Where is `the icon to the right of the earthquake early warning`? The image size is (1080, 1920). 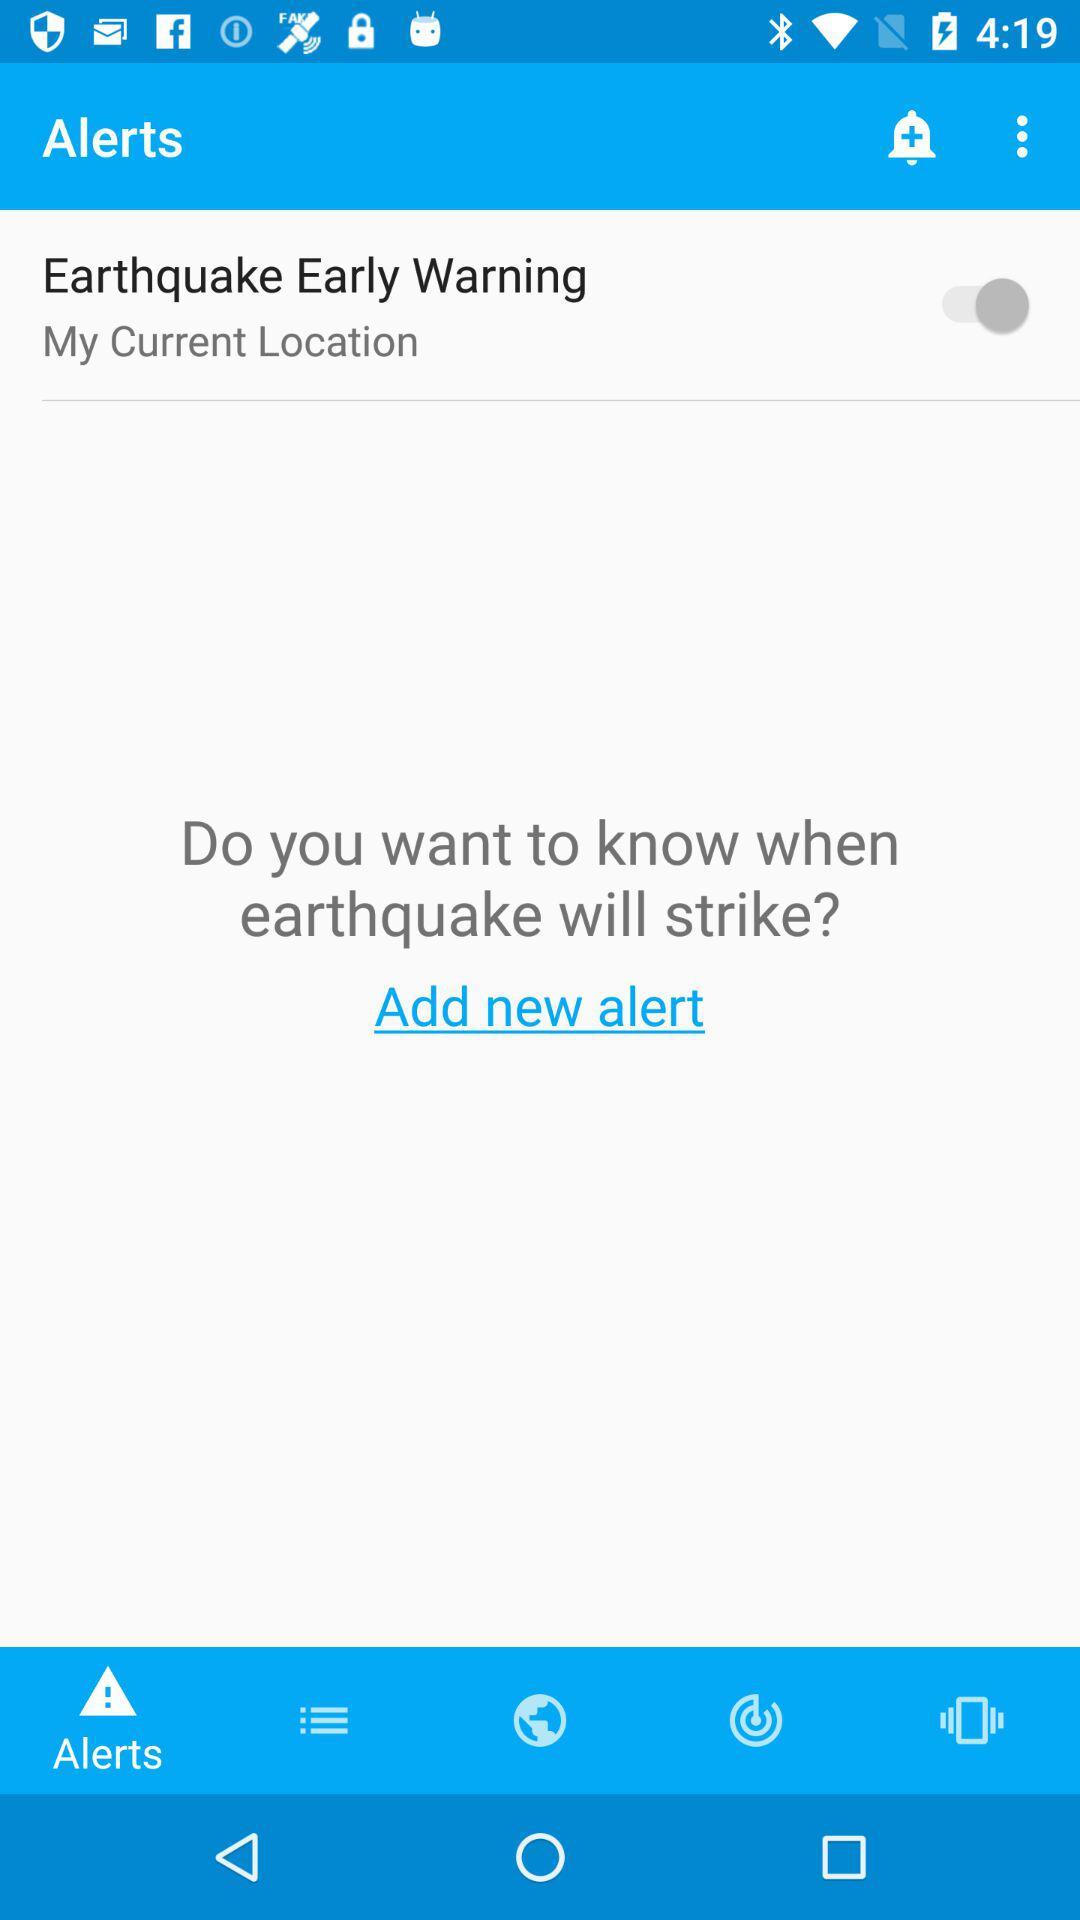
the icon to the right of the earthquake early warning is located at coordinates (974, 303).